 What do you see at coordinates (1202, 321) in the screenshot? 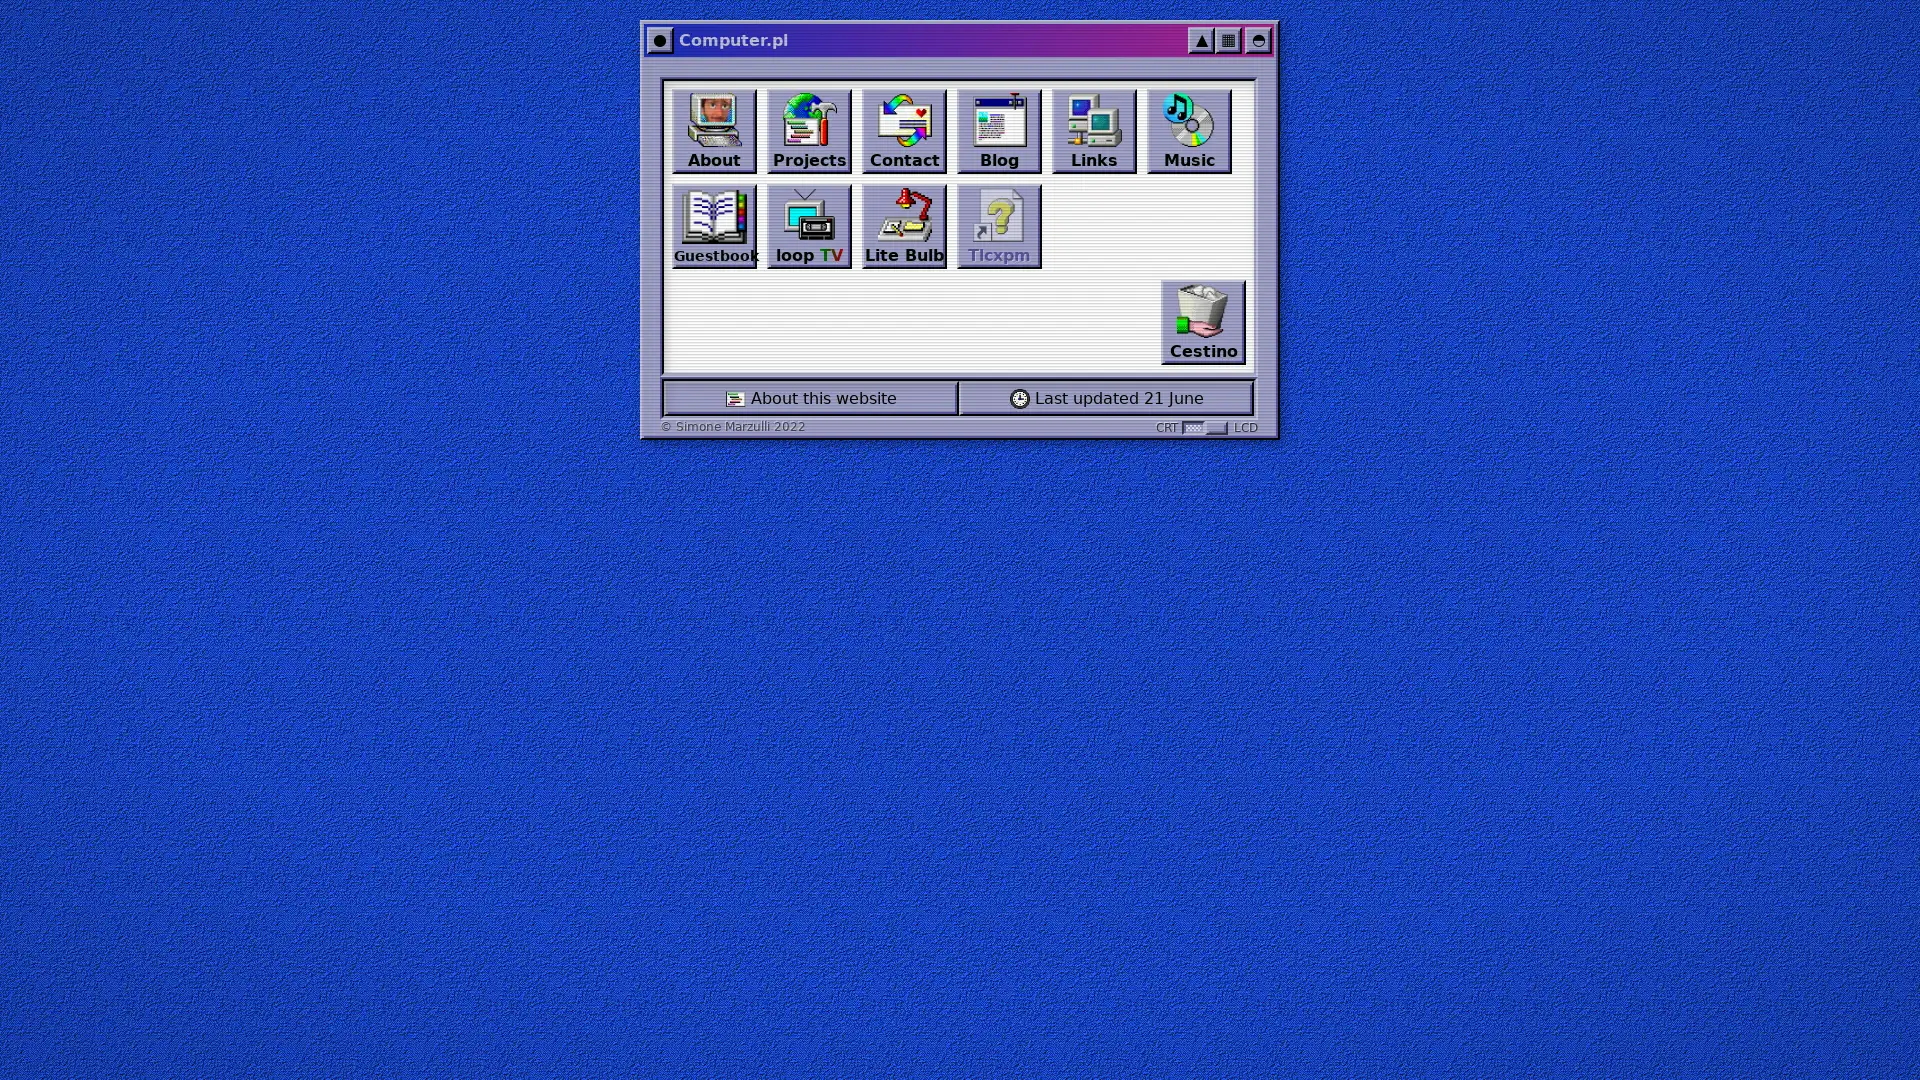
I see `trash Cestino` at bounding box center [1202, 321].